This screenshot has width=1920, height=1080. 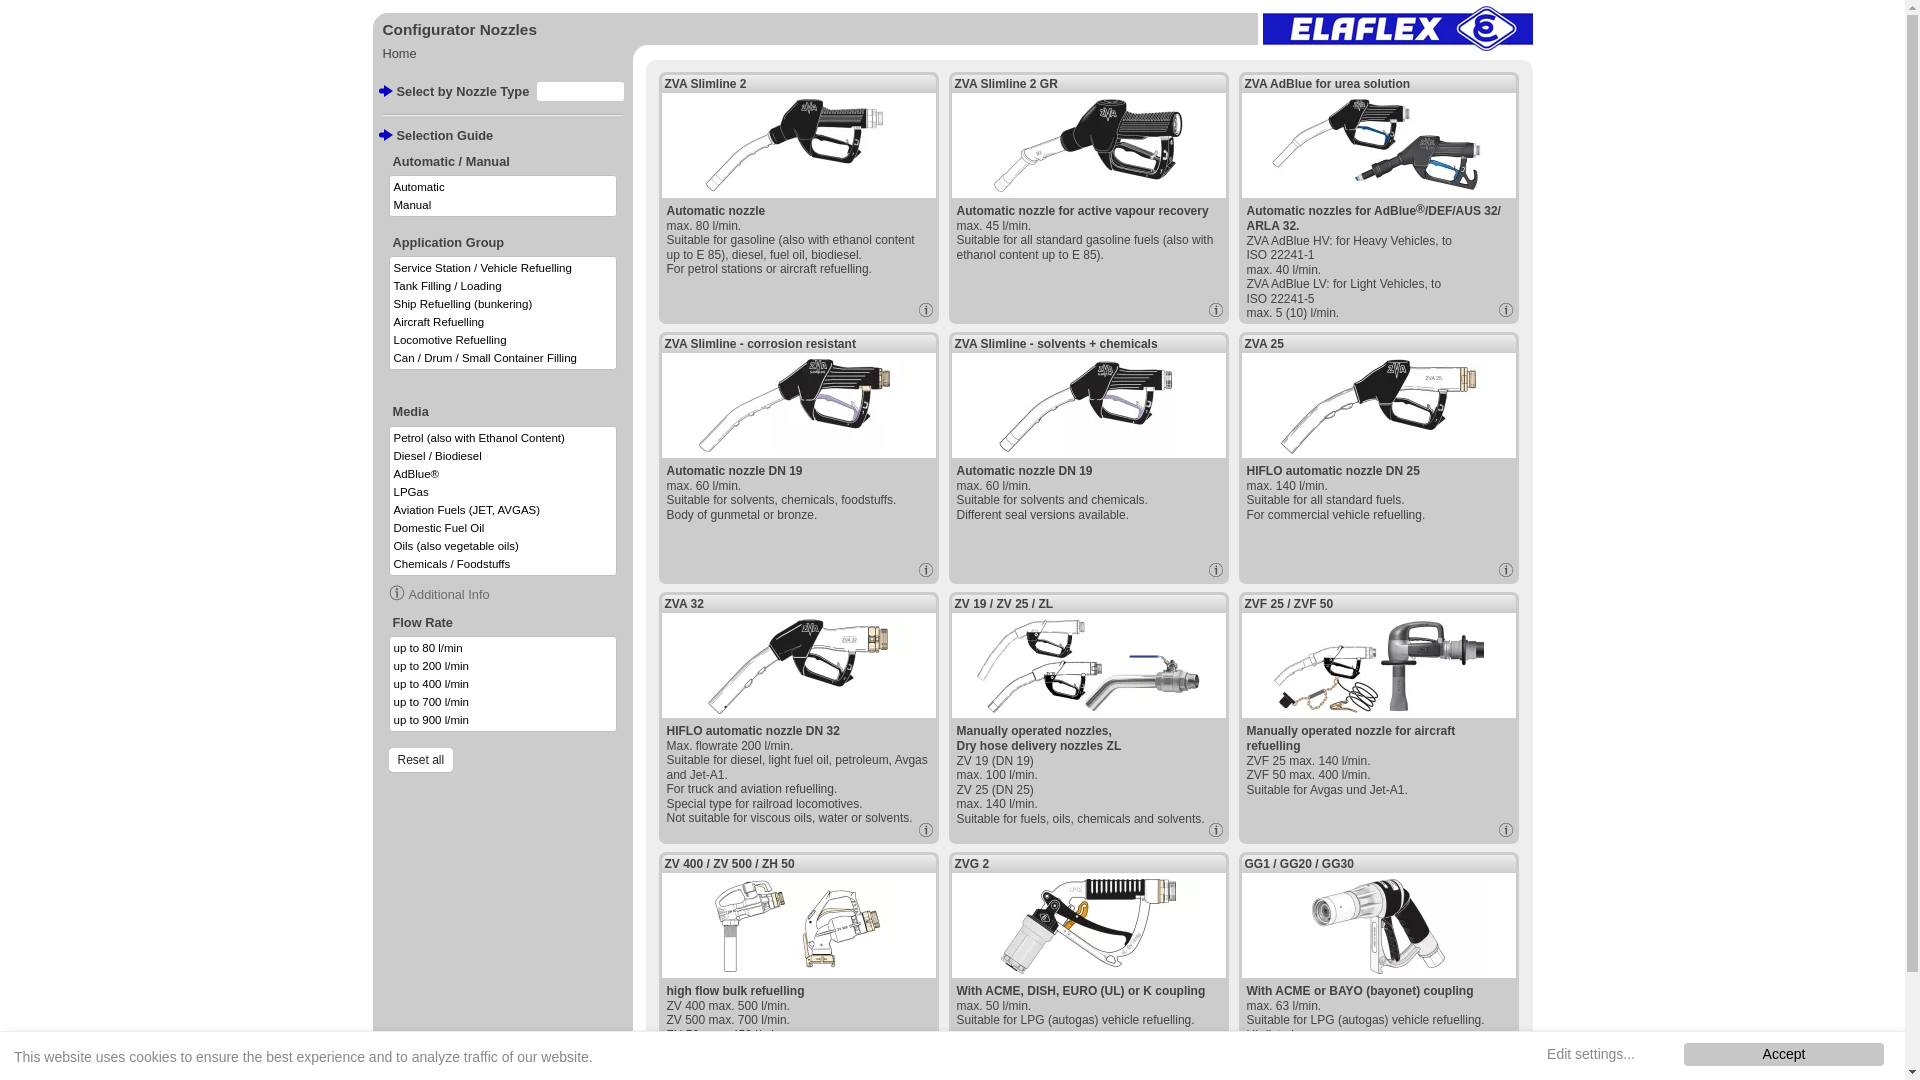 What do you see at coordinates (503, 320) in the screenshot?
I see `'Aircraft Refuelling'` at bounding box center [503, 320].